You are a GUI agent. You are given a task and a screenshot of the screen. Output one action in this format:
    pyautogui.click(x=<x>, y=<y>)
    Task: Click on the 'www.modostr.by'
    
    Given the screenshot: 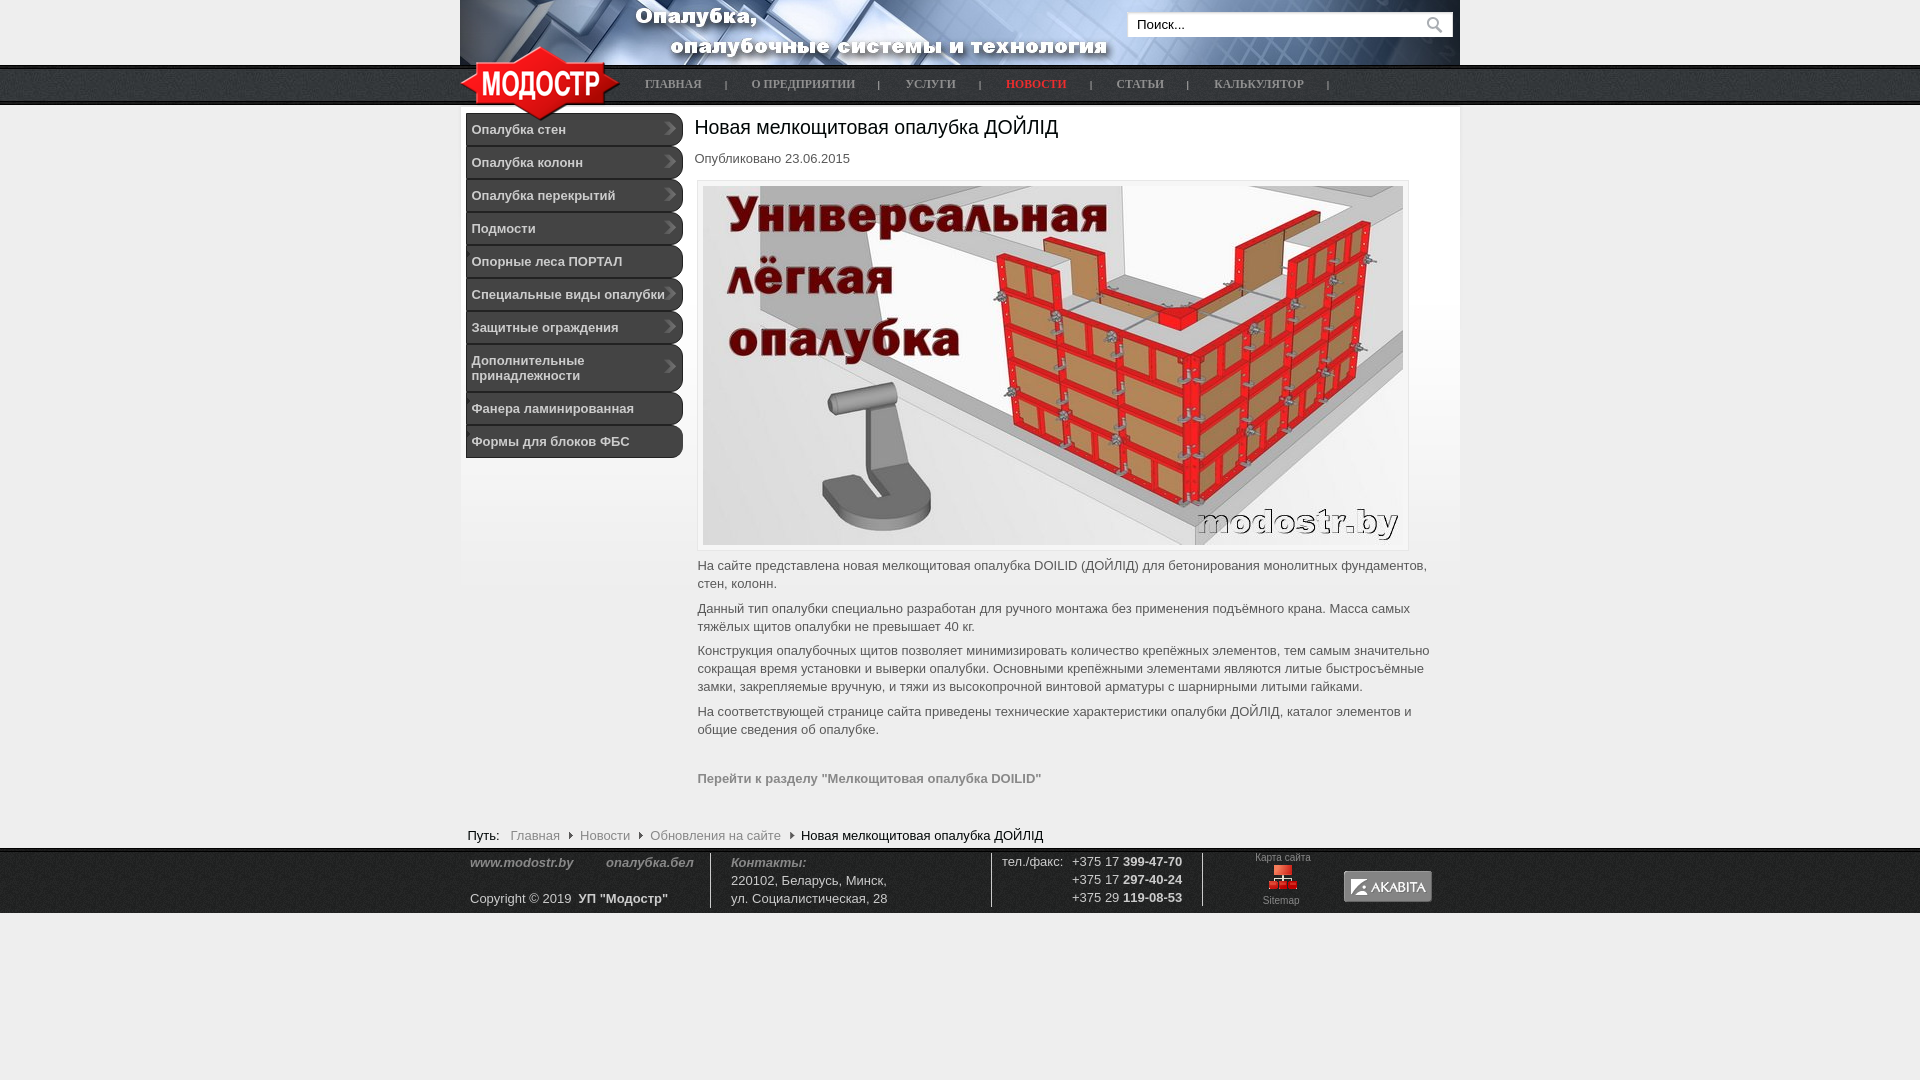 What is the action you would take?
    pyautogui.click(x=522, y=861)
    